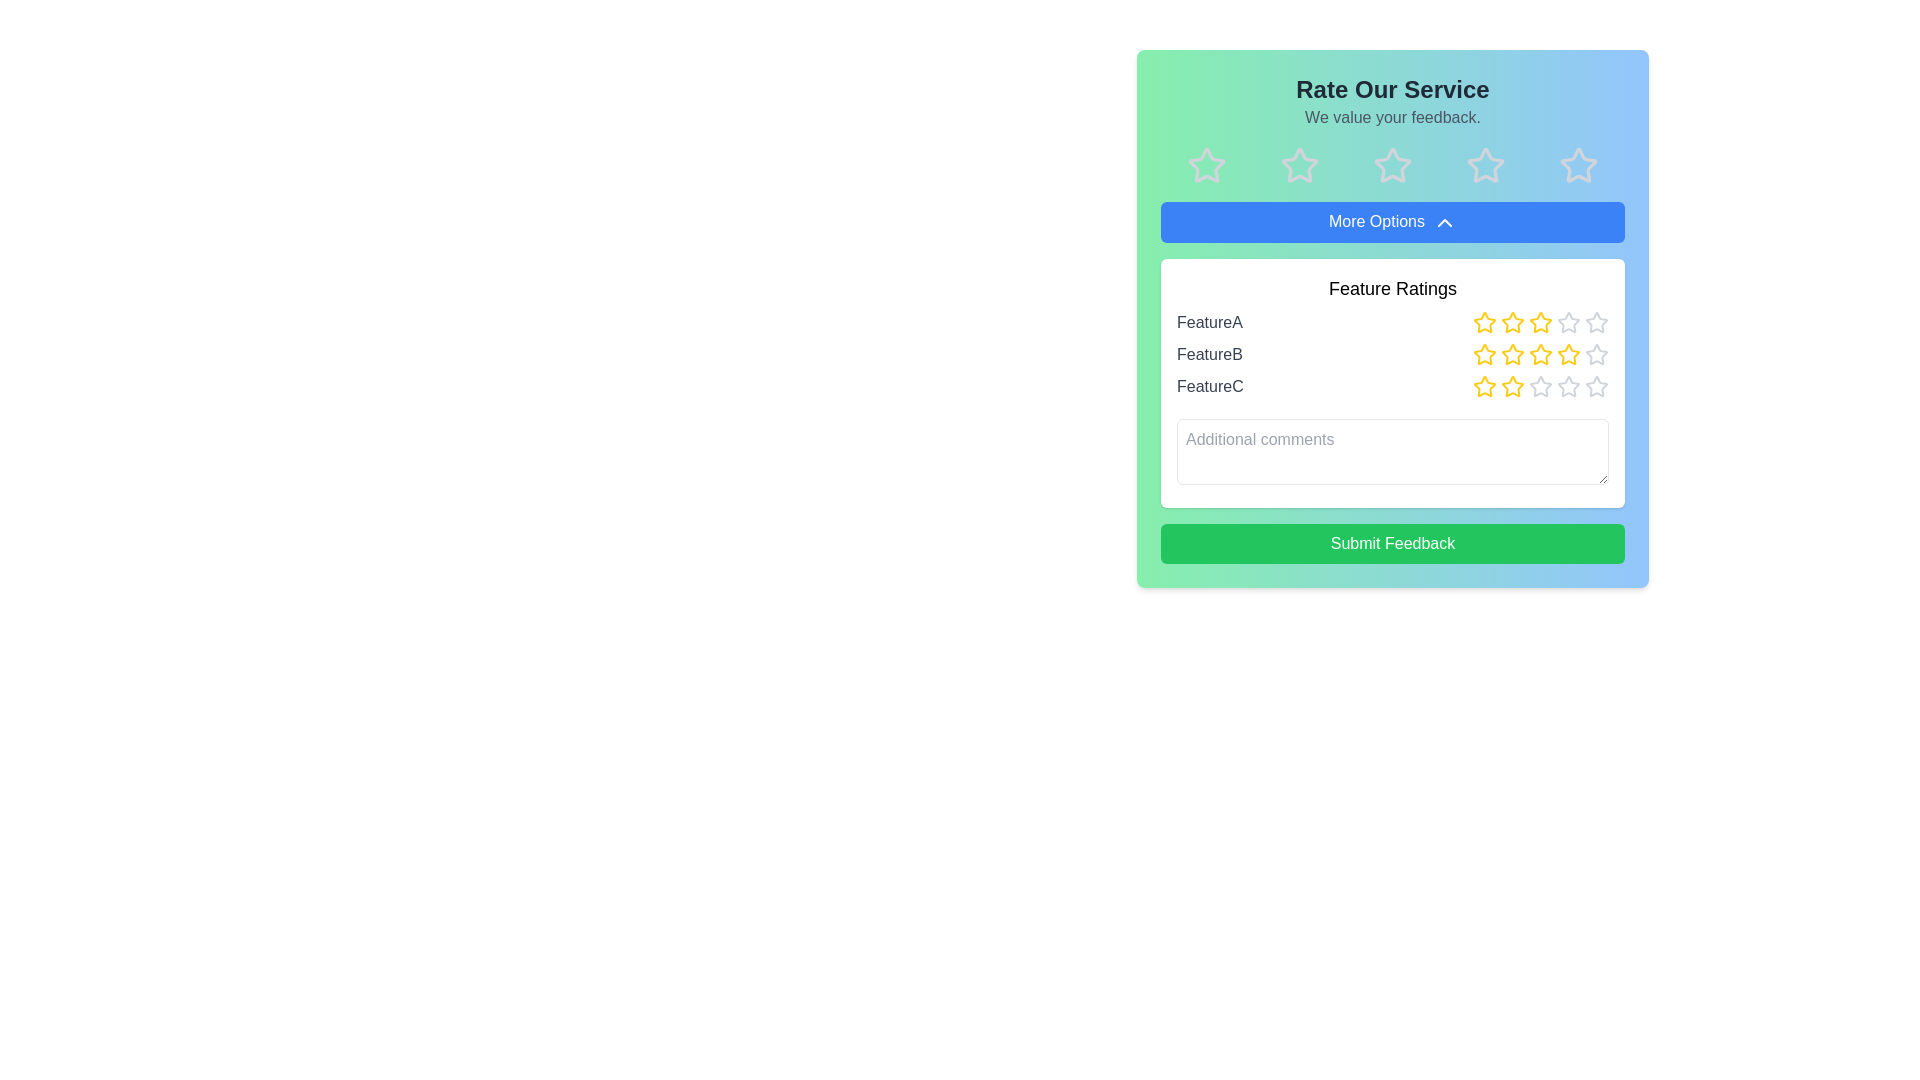  What do you see at coordinates (1568, 386) in the screenshot?
I see `the fourth star icon in the feature rating section of the table under the column 'FeatureC'` at bounding box center [1568, 386].